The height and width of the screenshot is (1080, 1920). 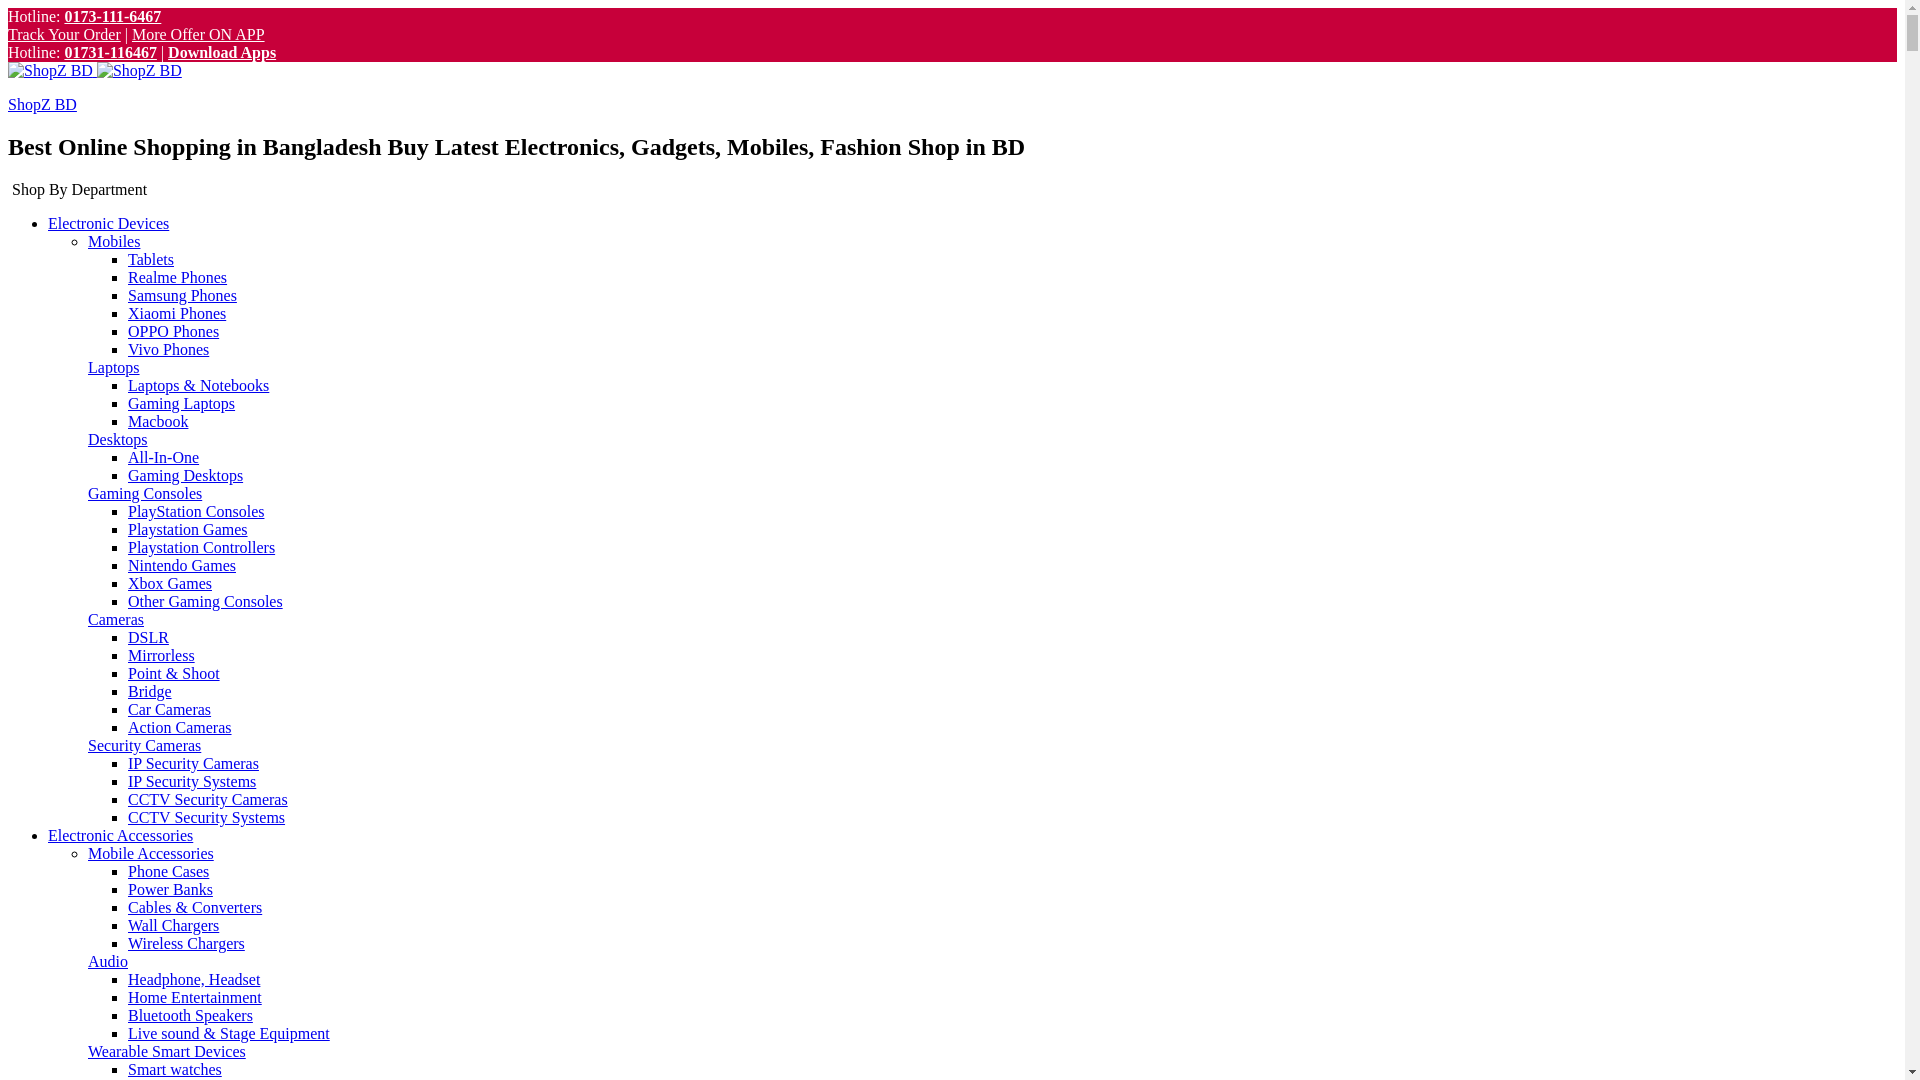 What do you see at coordinates (149, 258) in the screenshot?
I see `'Tablets'` at bounding box center [149, 258].